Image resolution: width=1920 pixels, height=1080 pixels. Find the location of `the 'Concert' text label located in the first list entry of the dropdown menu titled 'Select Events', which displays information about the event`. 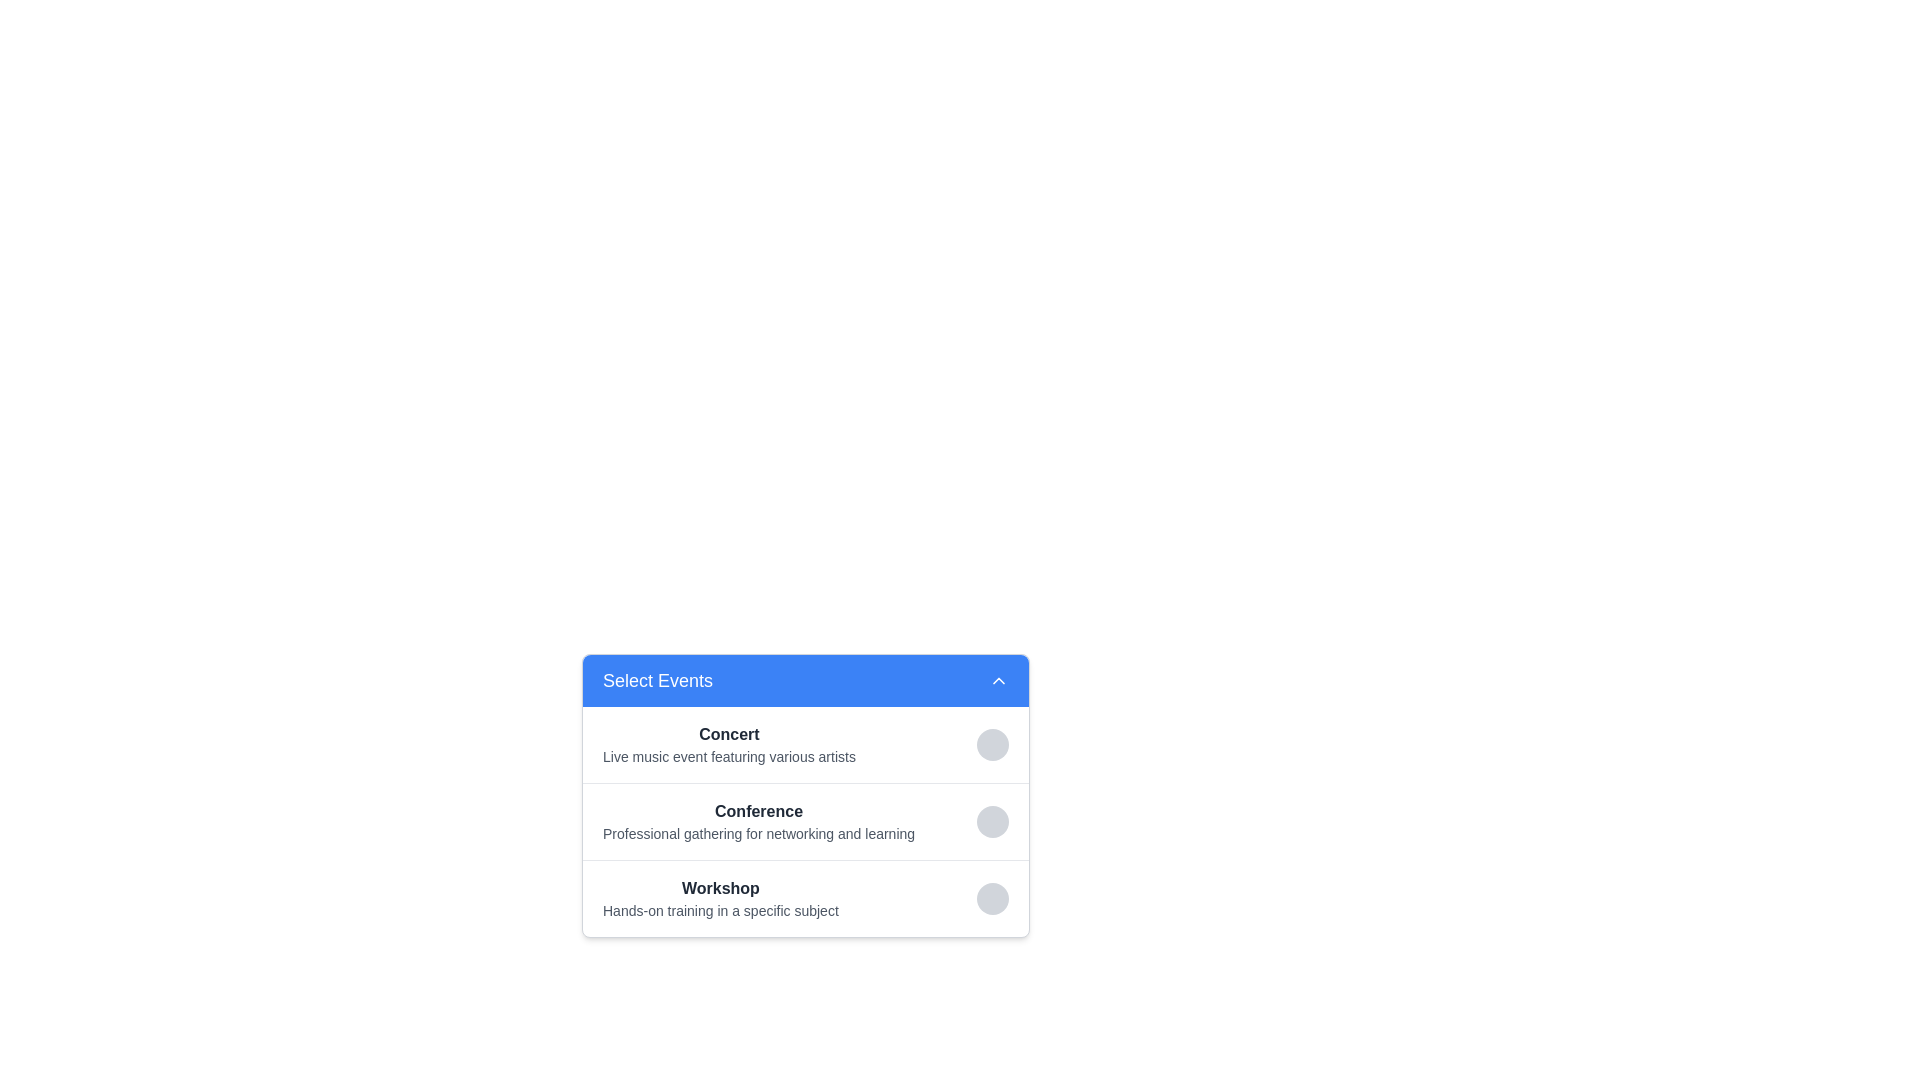

the 'Concert' text label located in the first list entry of the dropdown menu titled 'Select Events', which displays information about the event is located at coordinates (728, 744).